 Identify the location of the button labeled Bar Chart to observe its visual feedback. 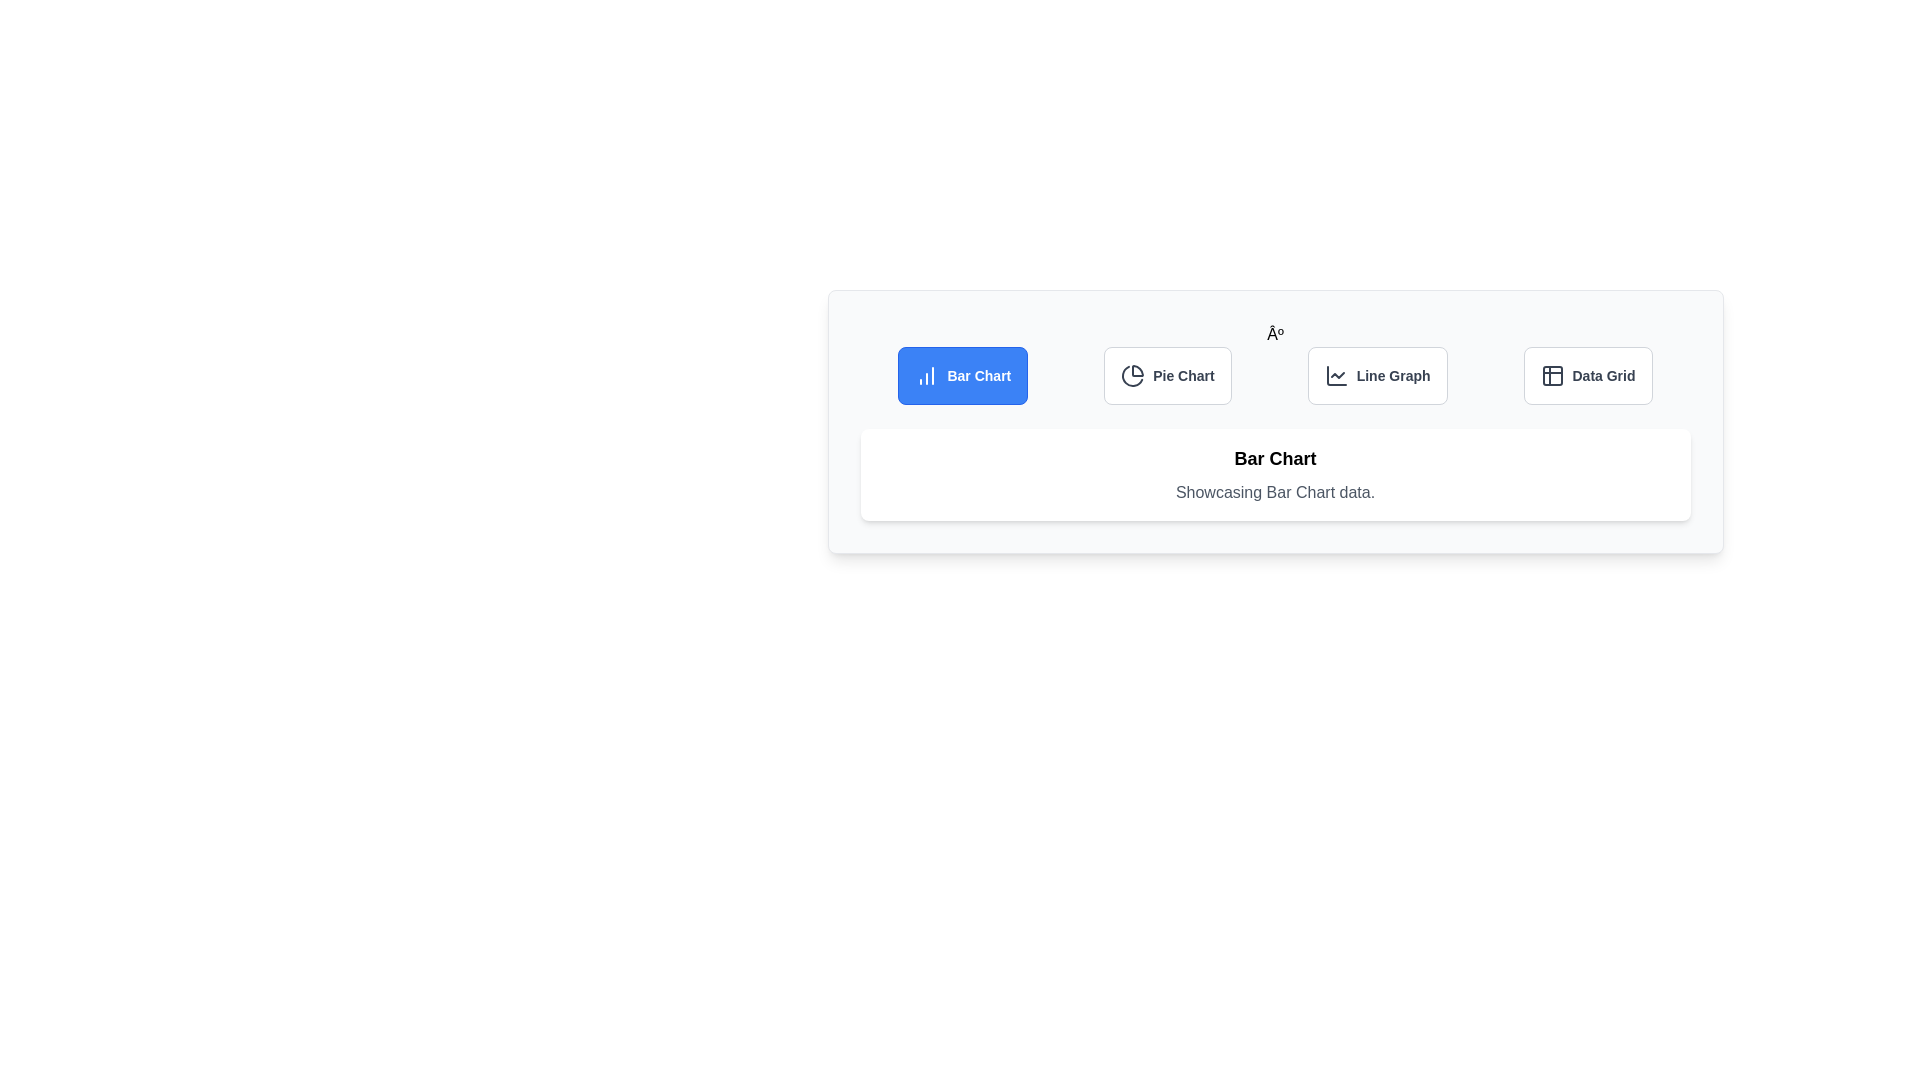
(963, 375).